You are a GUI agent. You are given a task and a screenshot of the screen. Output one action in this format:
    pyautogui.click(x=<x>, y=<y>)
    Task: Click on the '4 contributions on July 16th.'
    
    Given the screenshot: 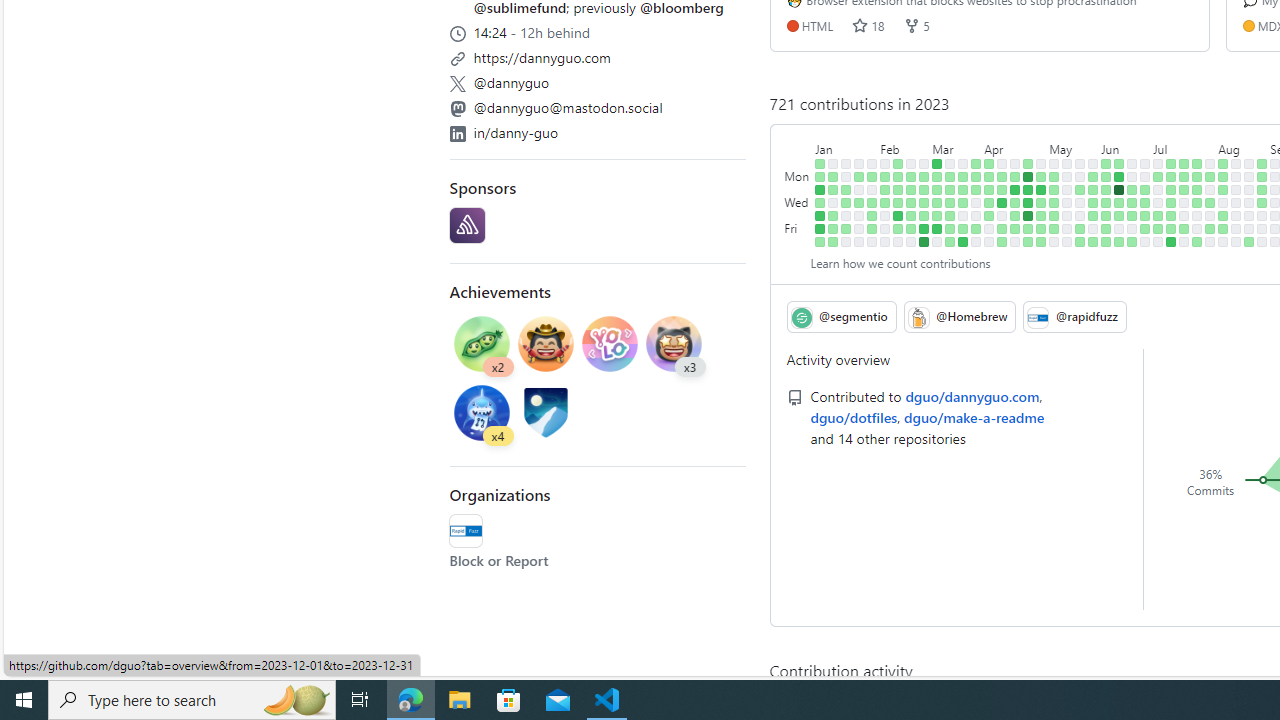 What is the action you would take?
    pyautogui.click(x=1184, y=162)
    